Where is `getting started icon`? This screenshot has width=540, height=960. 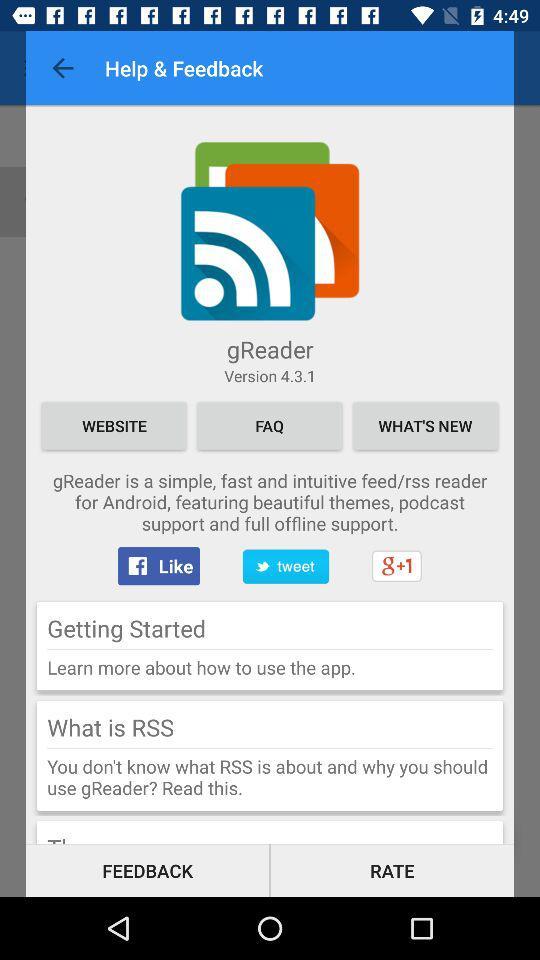 getting started icon is located at coordinates (126, 627).